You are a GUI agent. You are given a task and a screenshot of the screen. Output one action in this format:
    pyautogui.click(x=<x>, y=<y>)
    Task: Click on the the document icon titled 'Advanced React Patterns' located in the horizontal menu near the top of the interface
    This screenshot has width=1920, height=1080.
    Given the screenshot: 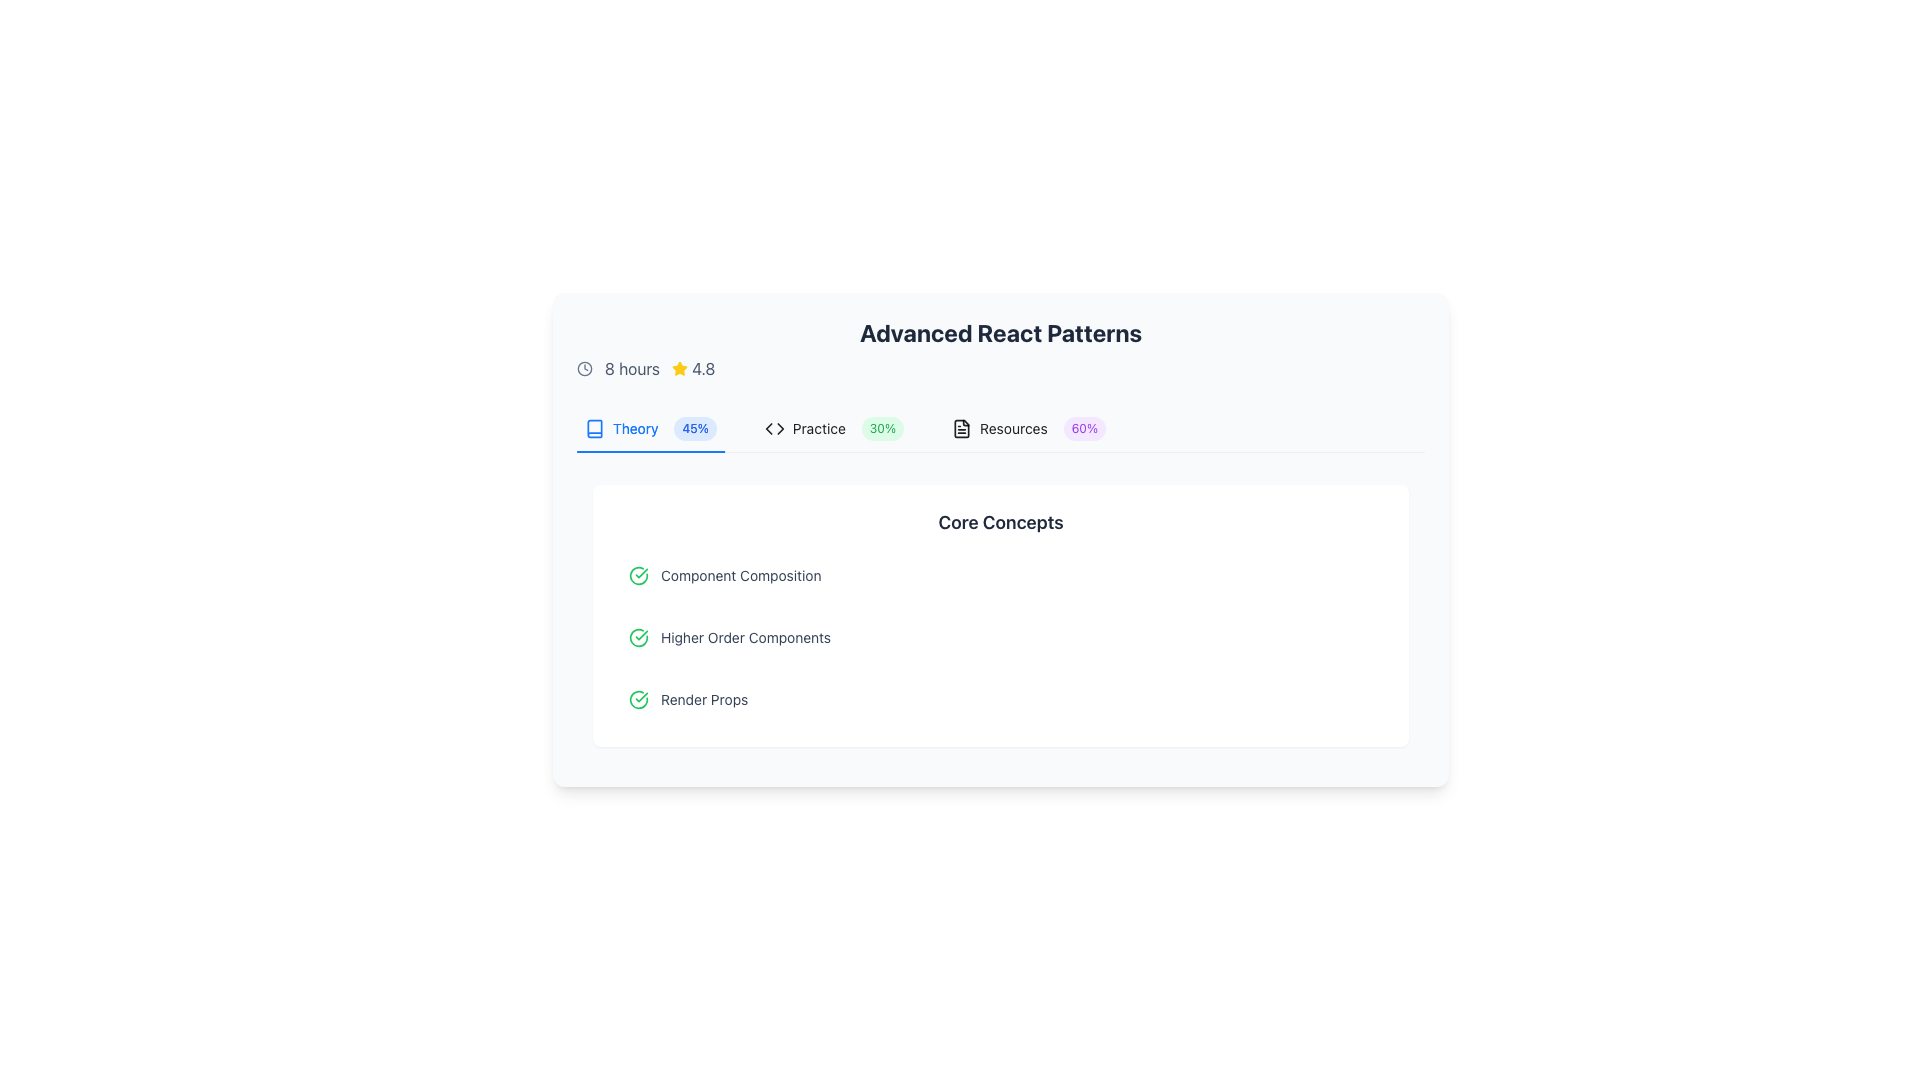 What is the action you would take?
    pyautogui.click(x=962, y=427)
    